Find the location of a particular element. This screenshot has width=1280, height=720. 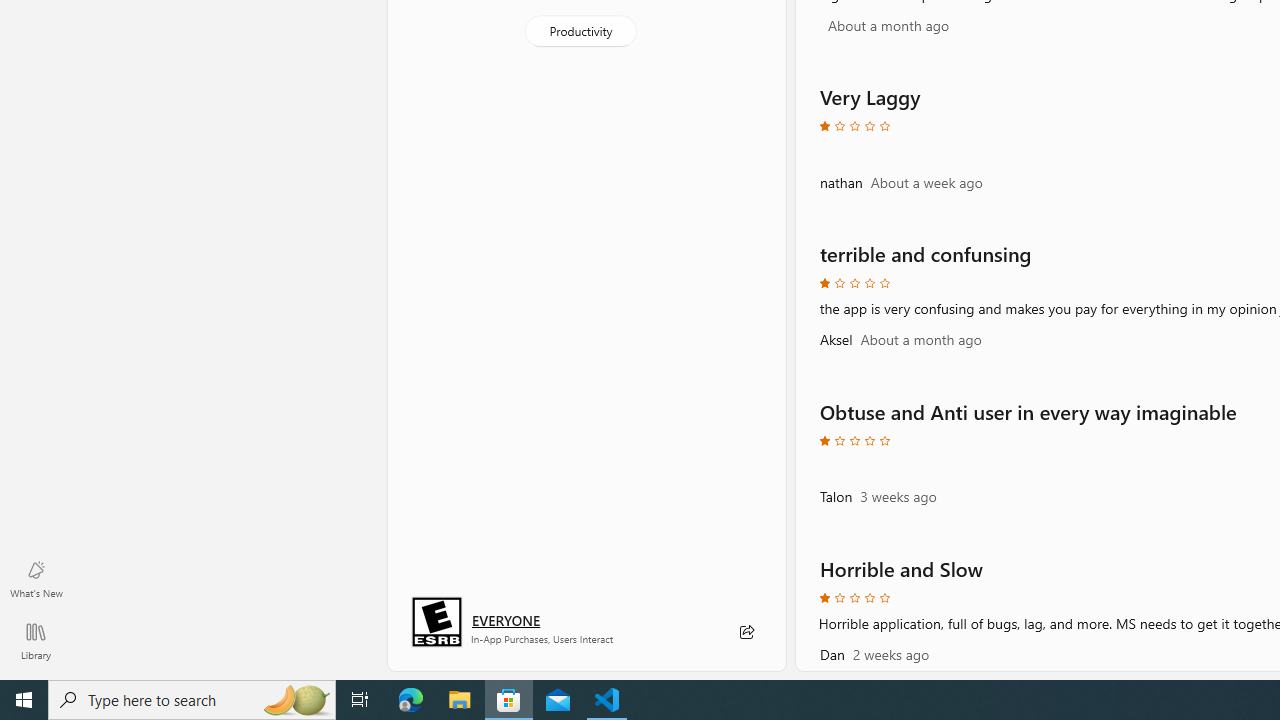

'Age rating: EVERYONE. Click for more information.' is located at coordinates (506, 618).